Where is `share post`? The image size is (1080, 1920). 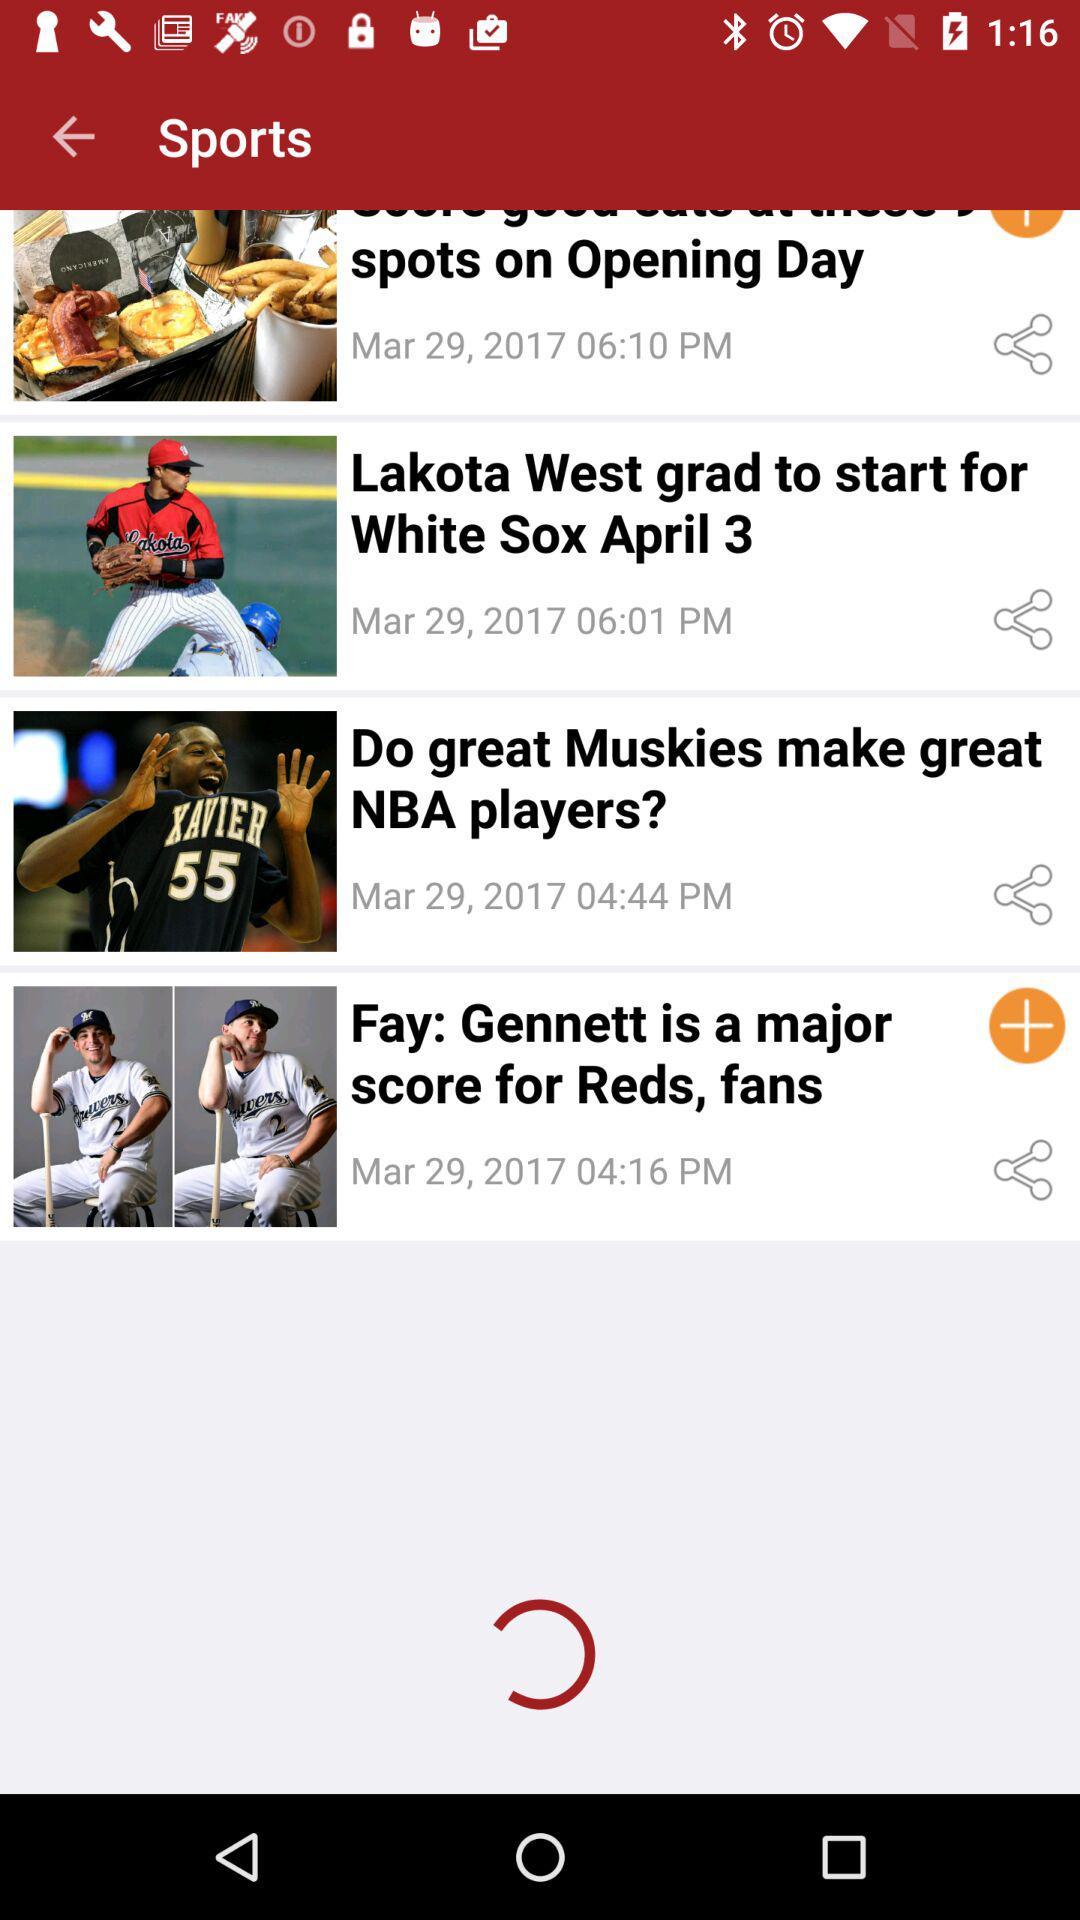 share post is located at coordinates (1027, 1170).